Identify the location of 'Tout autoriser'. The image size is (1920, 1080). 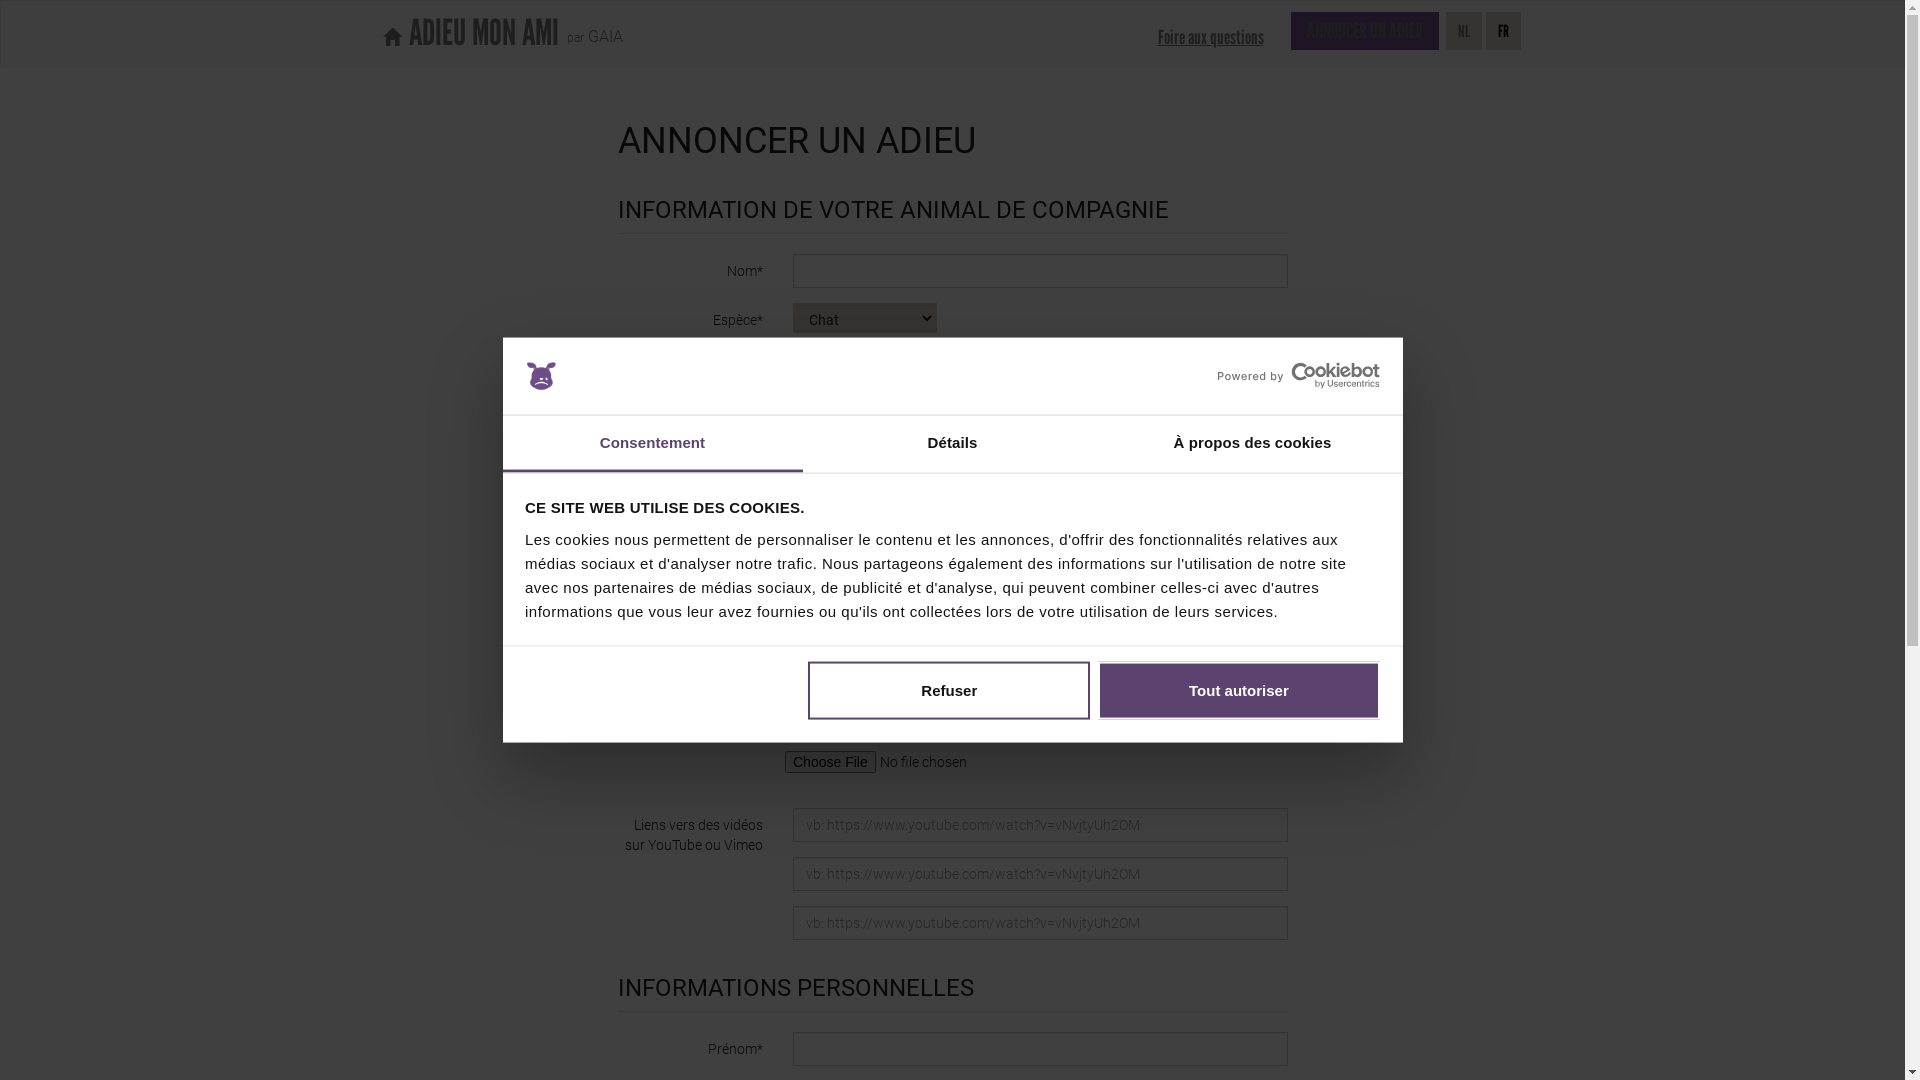
(1237, 689).